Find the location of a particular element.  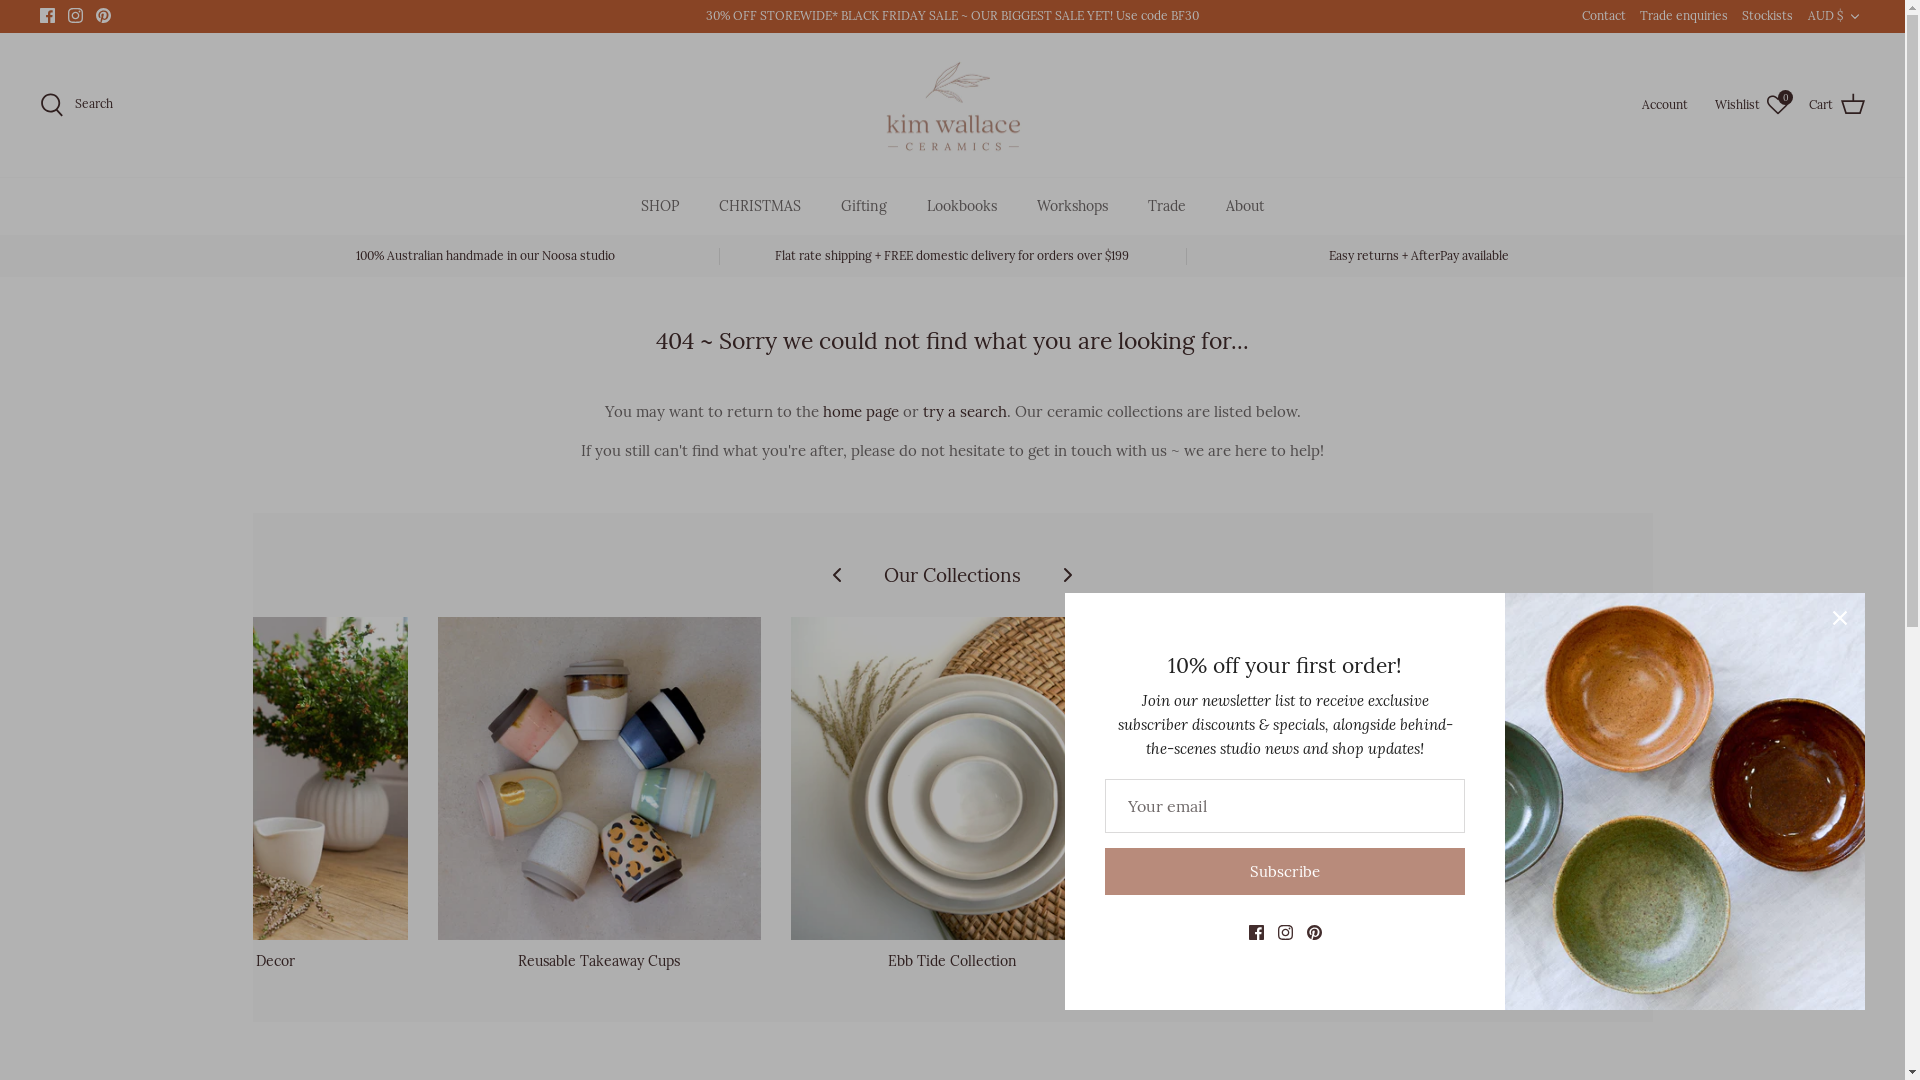

'Wishlist is located at coordinates (1751, 104).